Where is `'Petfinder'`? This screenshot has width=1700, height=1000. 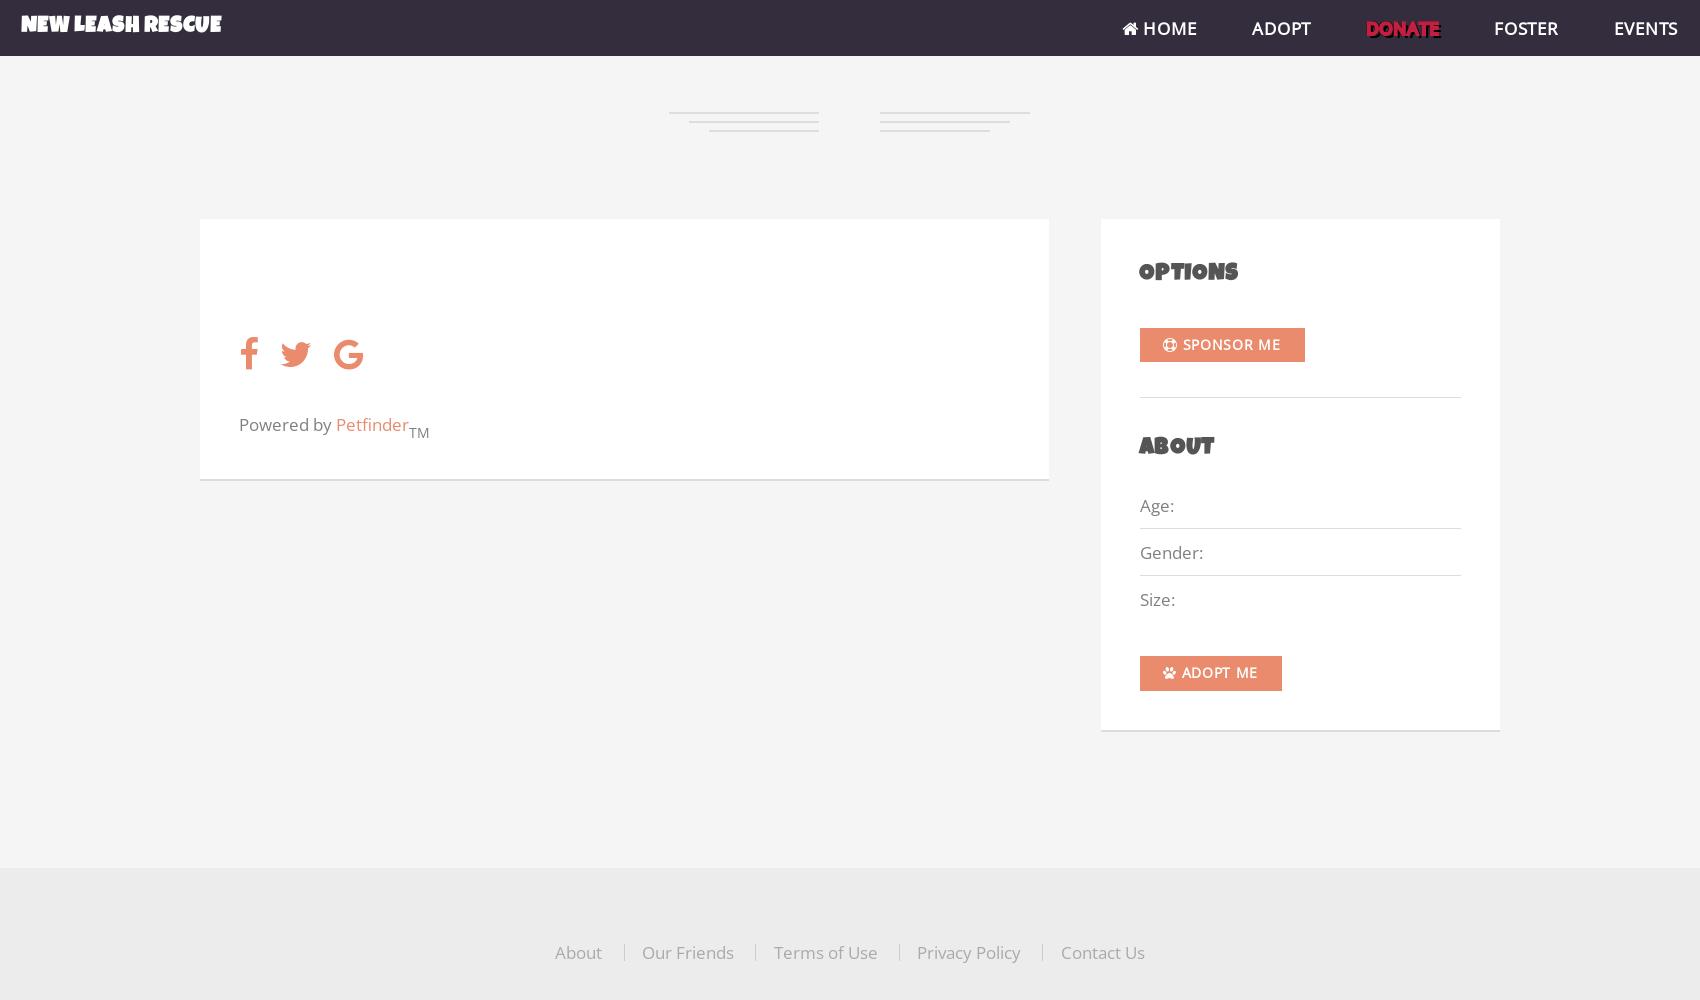 'Petfinder' is located at coordinates (371, 423).